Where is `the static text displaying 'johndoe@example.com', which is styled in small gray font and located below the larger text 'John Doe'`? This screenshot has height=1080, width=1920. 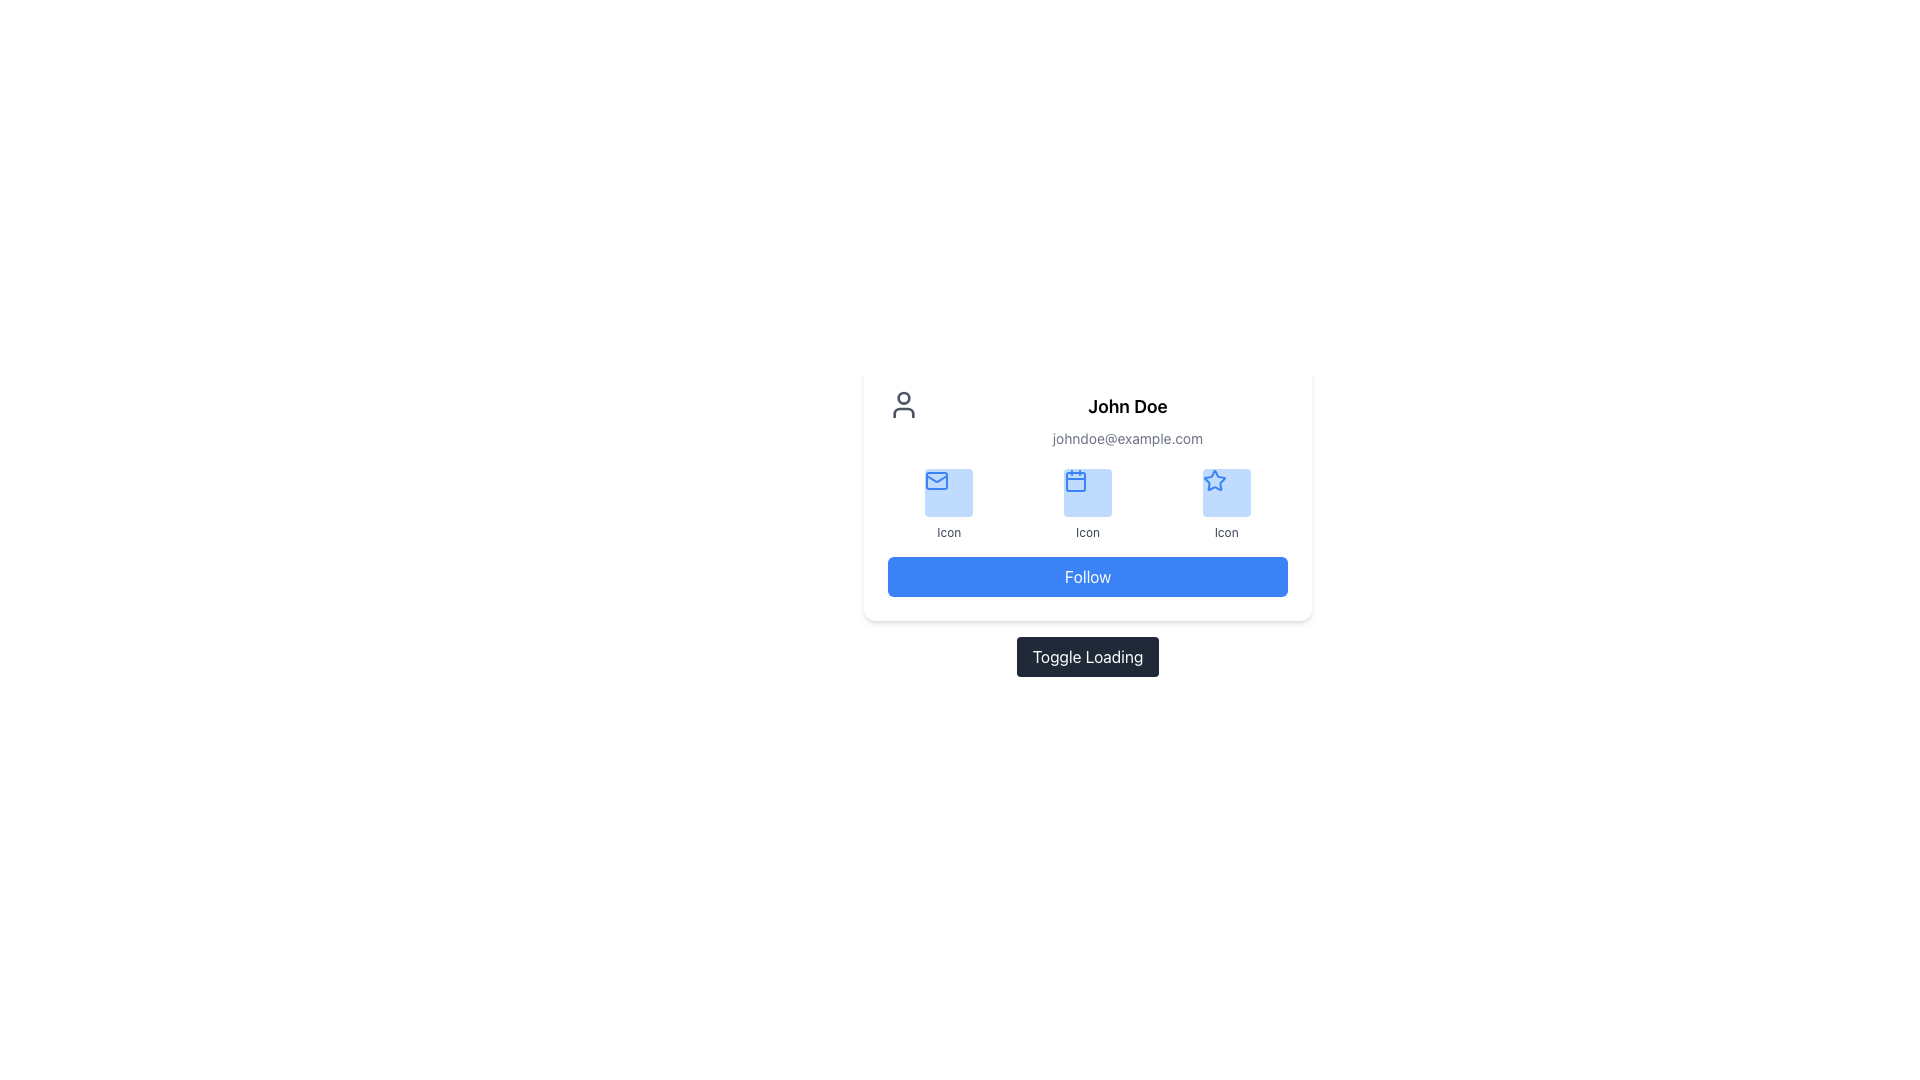 the static text displaying 'johndoe@example.com', which is styled in small gray font and located below the larger text 'John Doe' is located at coordinates (1128, 438).